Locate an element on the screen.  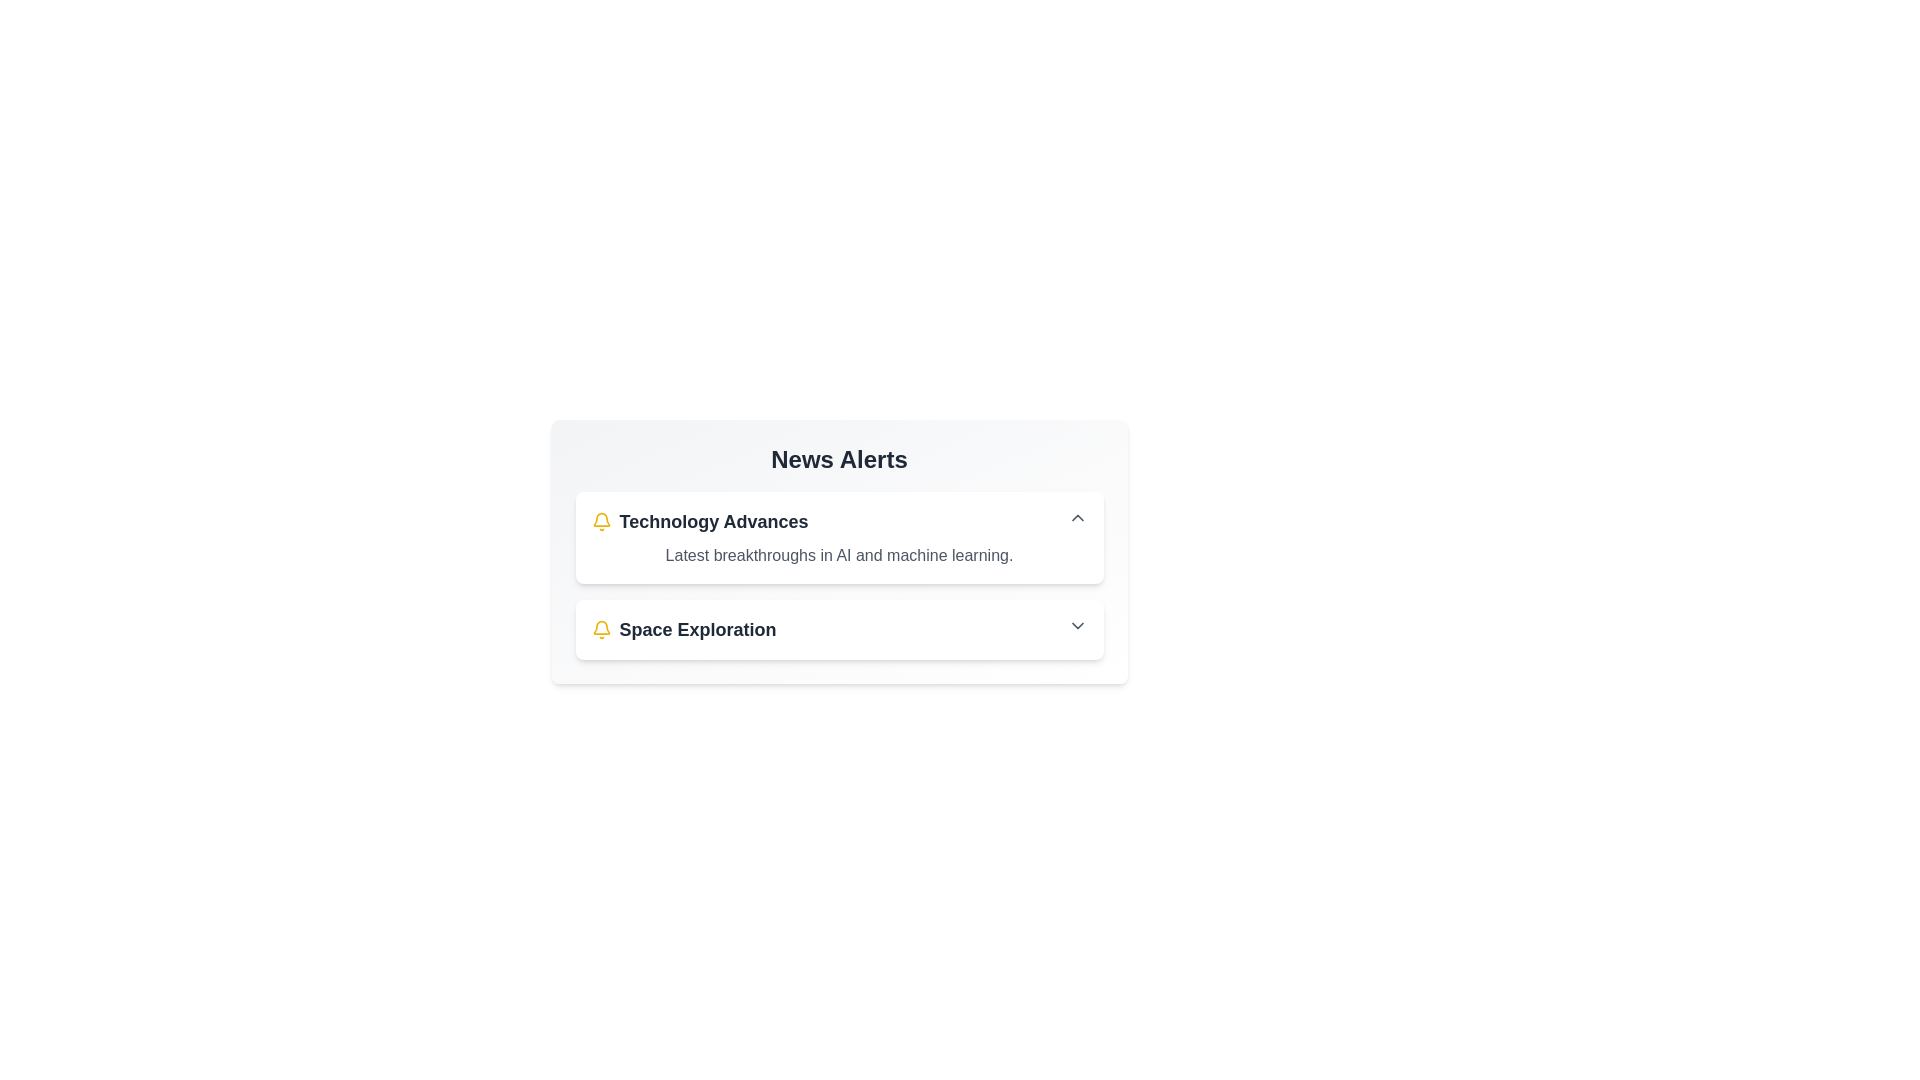
the icon accompanying the news item titled 'Space Exploration' is located at coordinates (600, 628).